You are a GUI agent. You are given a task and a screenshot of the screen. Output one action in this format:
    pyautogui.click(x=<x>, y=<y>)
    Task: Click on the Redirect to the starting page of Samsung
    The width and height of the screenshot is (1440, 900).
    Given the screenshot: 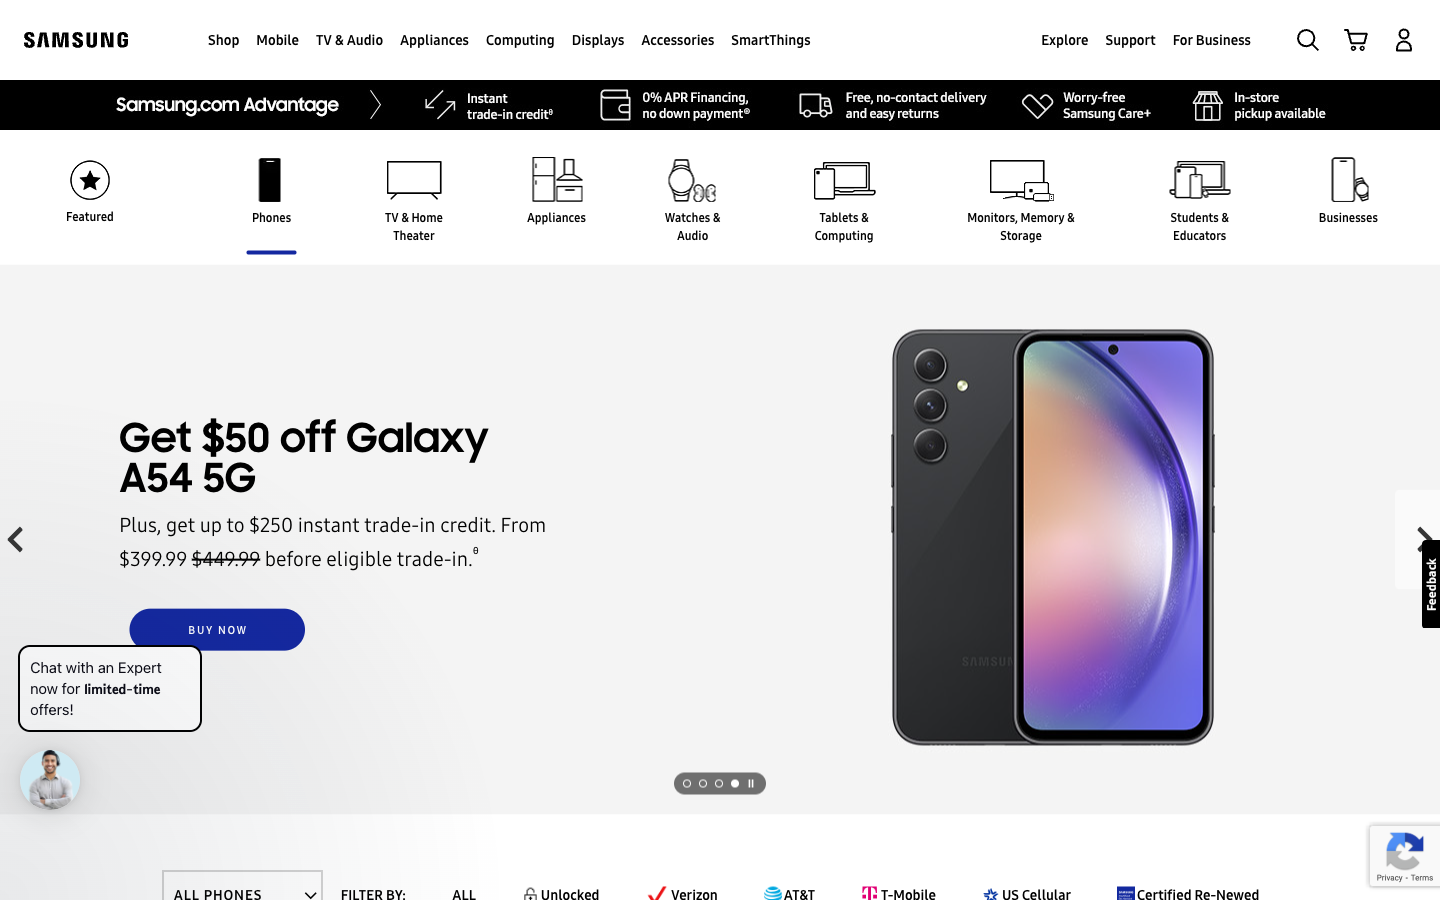 What is the action you would take?
    pyautogui.click(x=76, y=38)
    